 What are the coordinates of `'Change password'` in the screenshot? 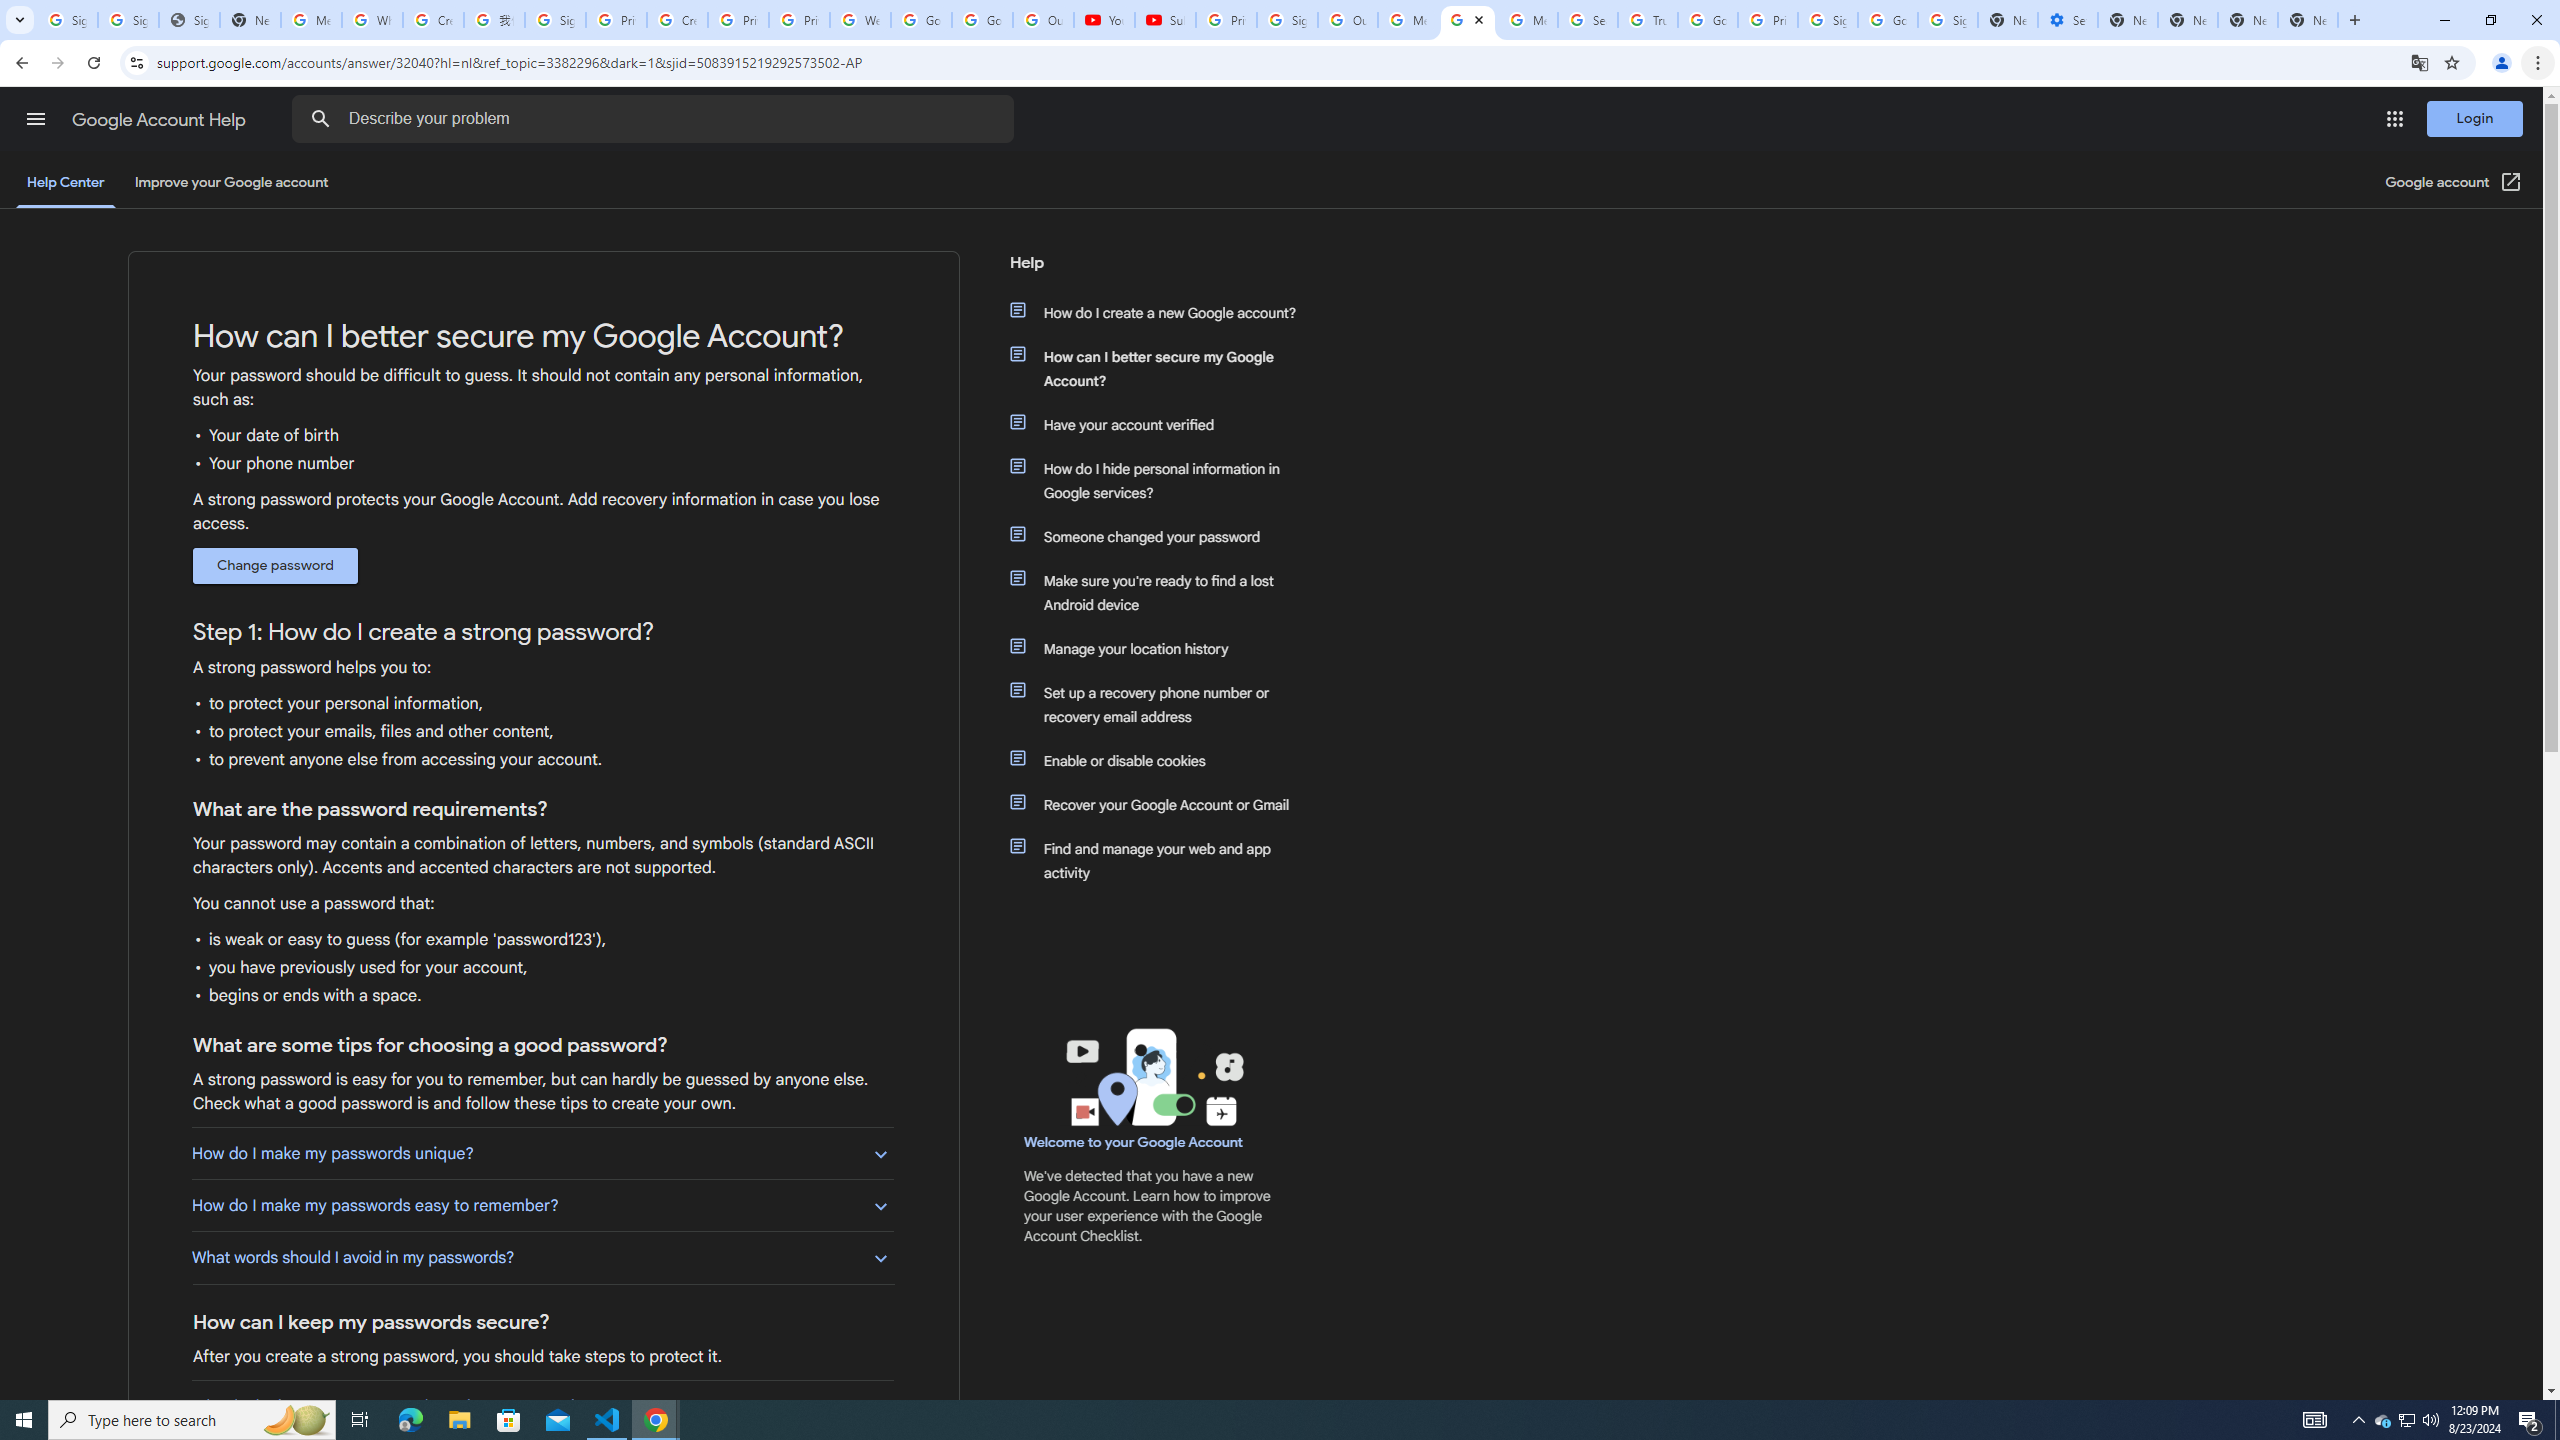 It's located at (274, 566).